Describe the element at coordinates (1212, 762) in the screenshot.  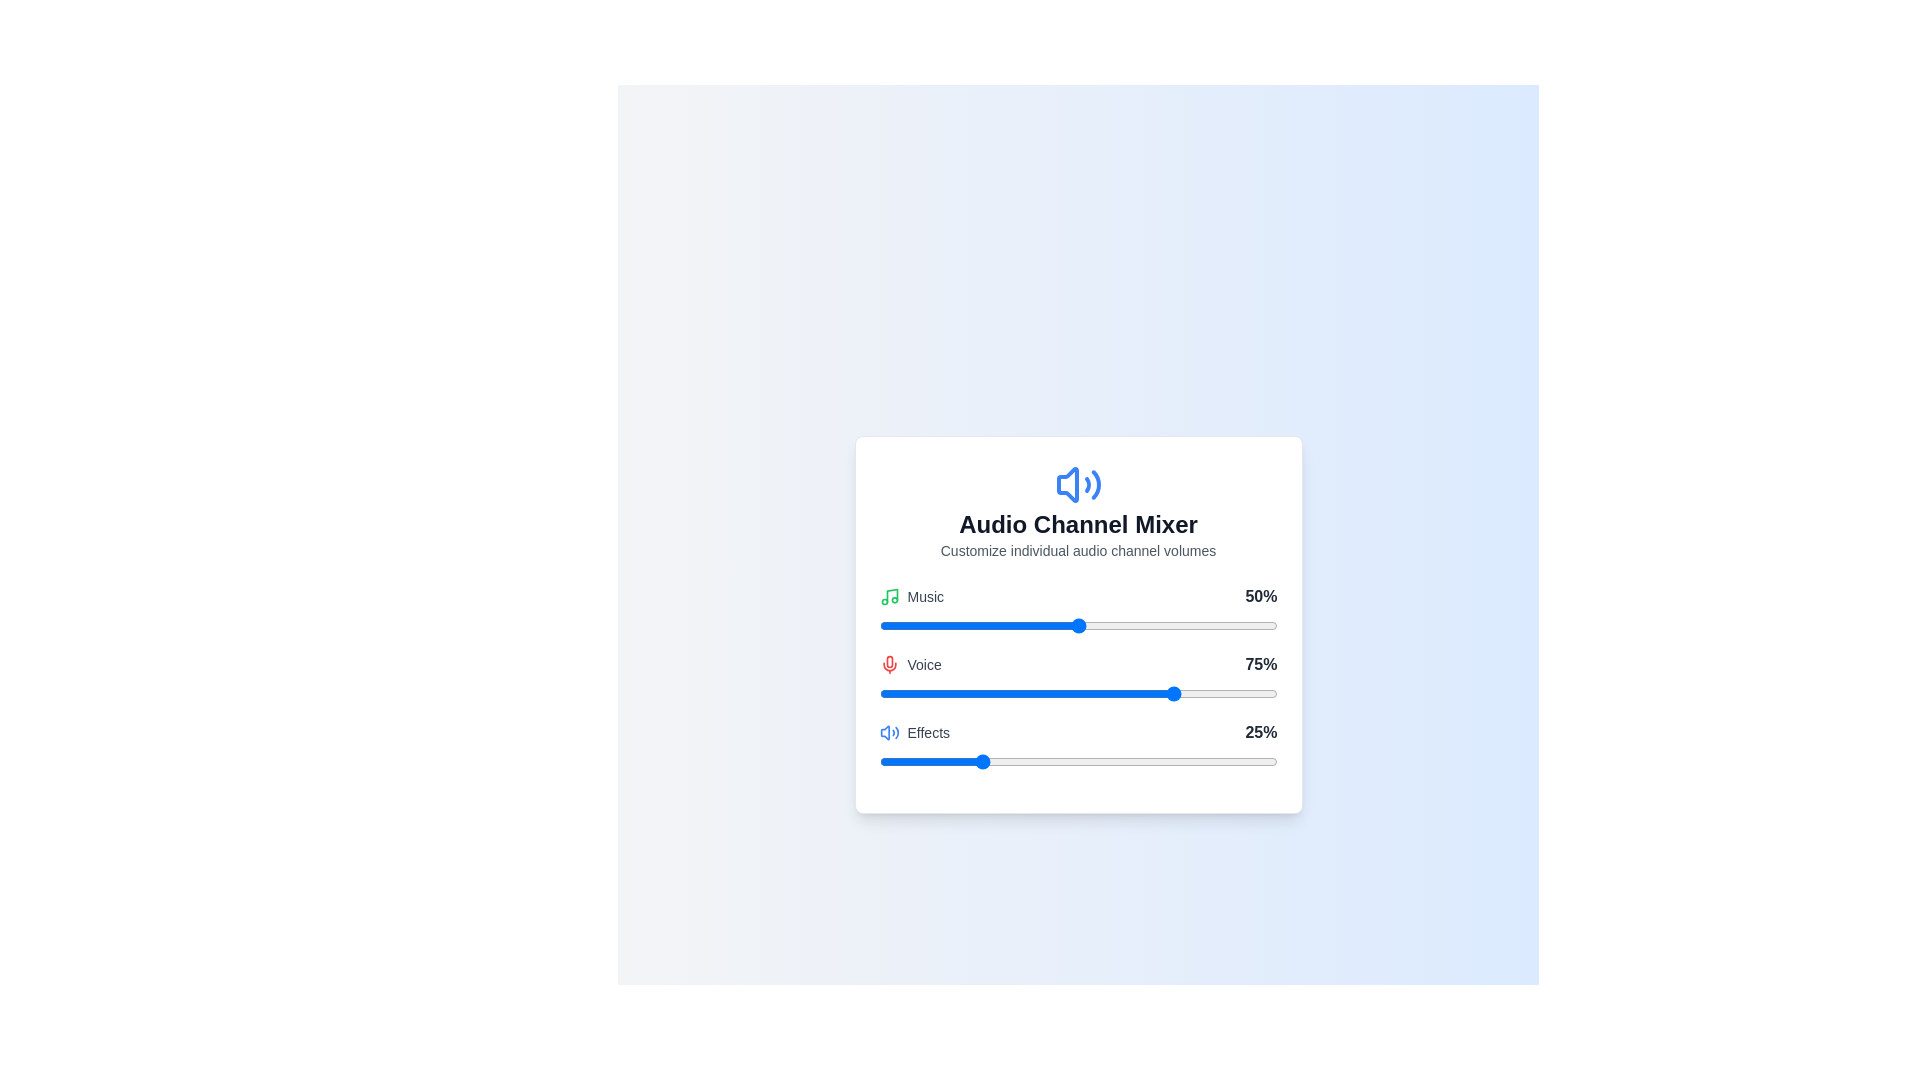
I see `effects volume` at that location.